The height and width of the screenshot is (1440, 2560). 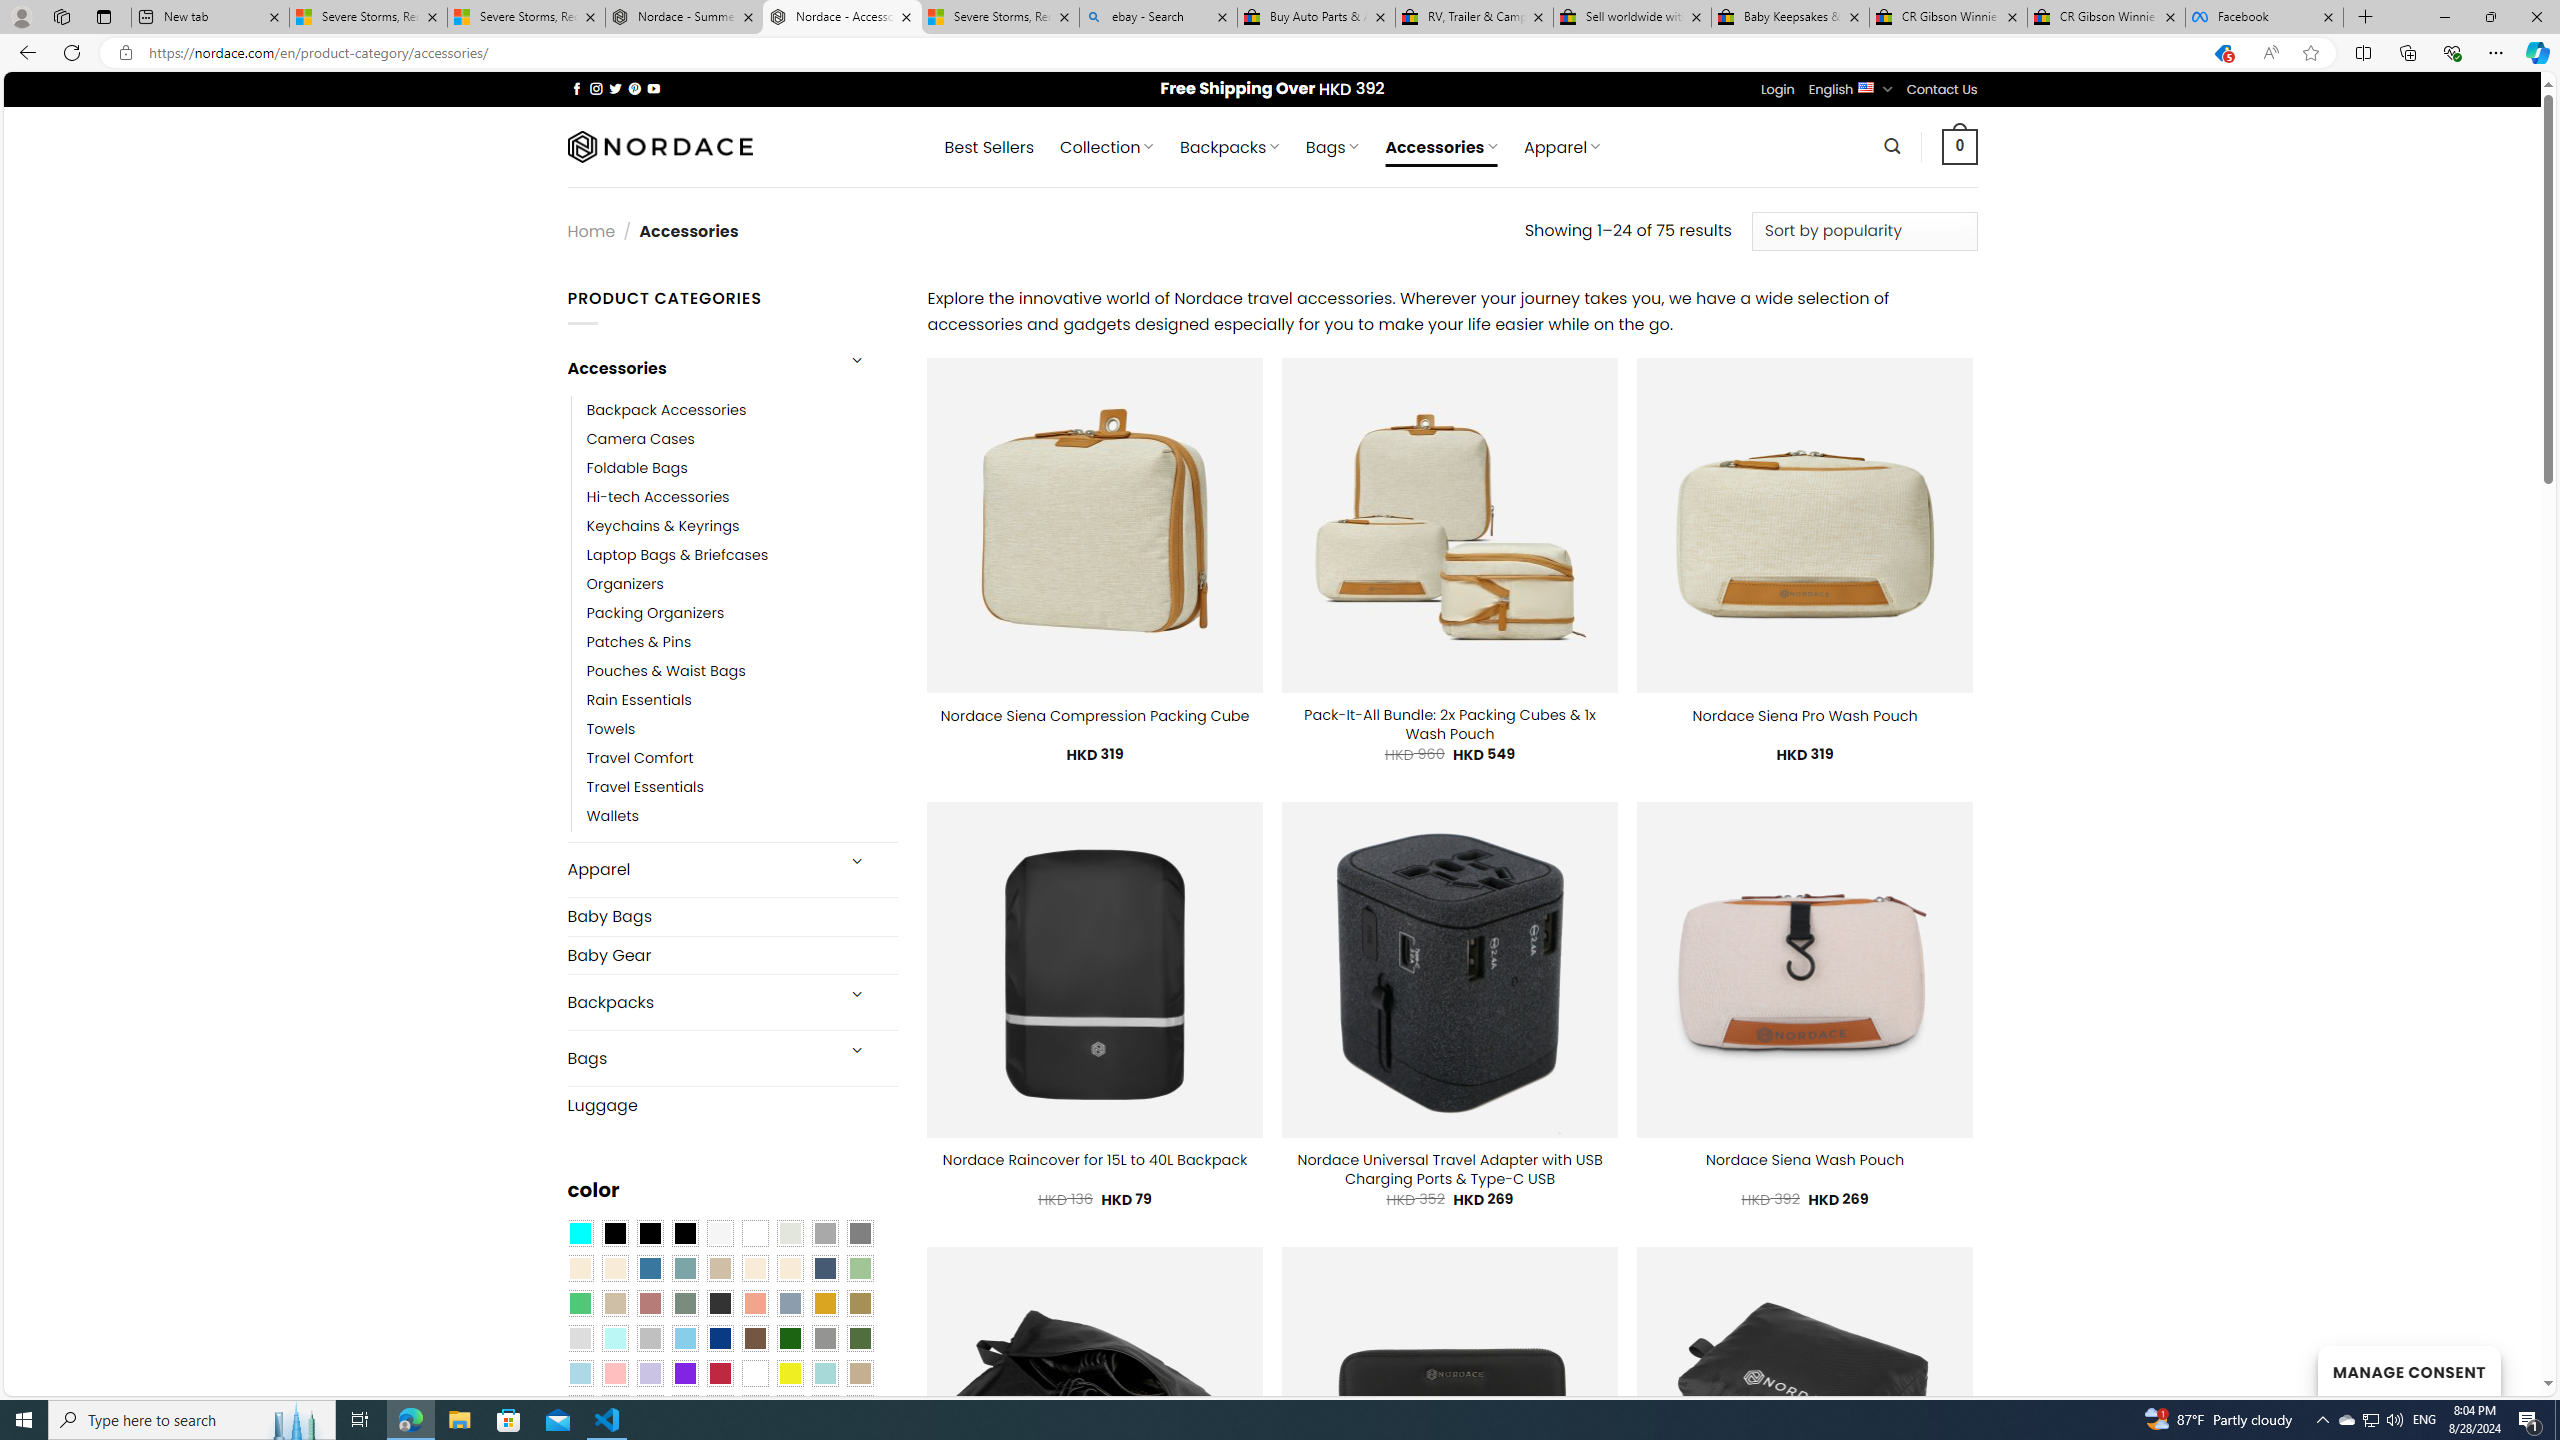 What do you see at coordinates (731, 954) in the screenshot?
I see `'Baby Gear'` at bounding box center [731, 954].